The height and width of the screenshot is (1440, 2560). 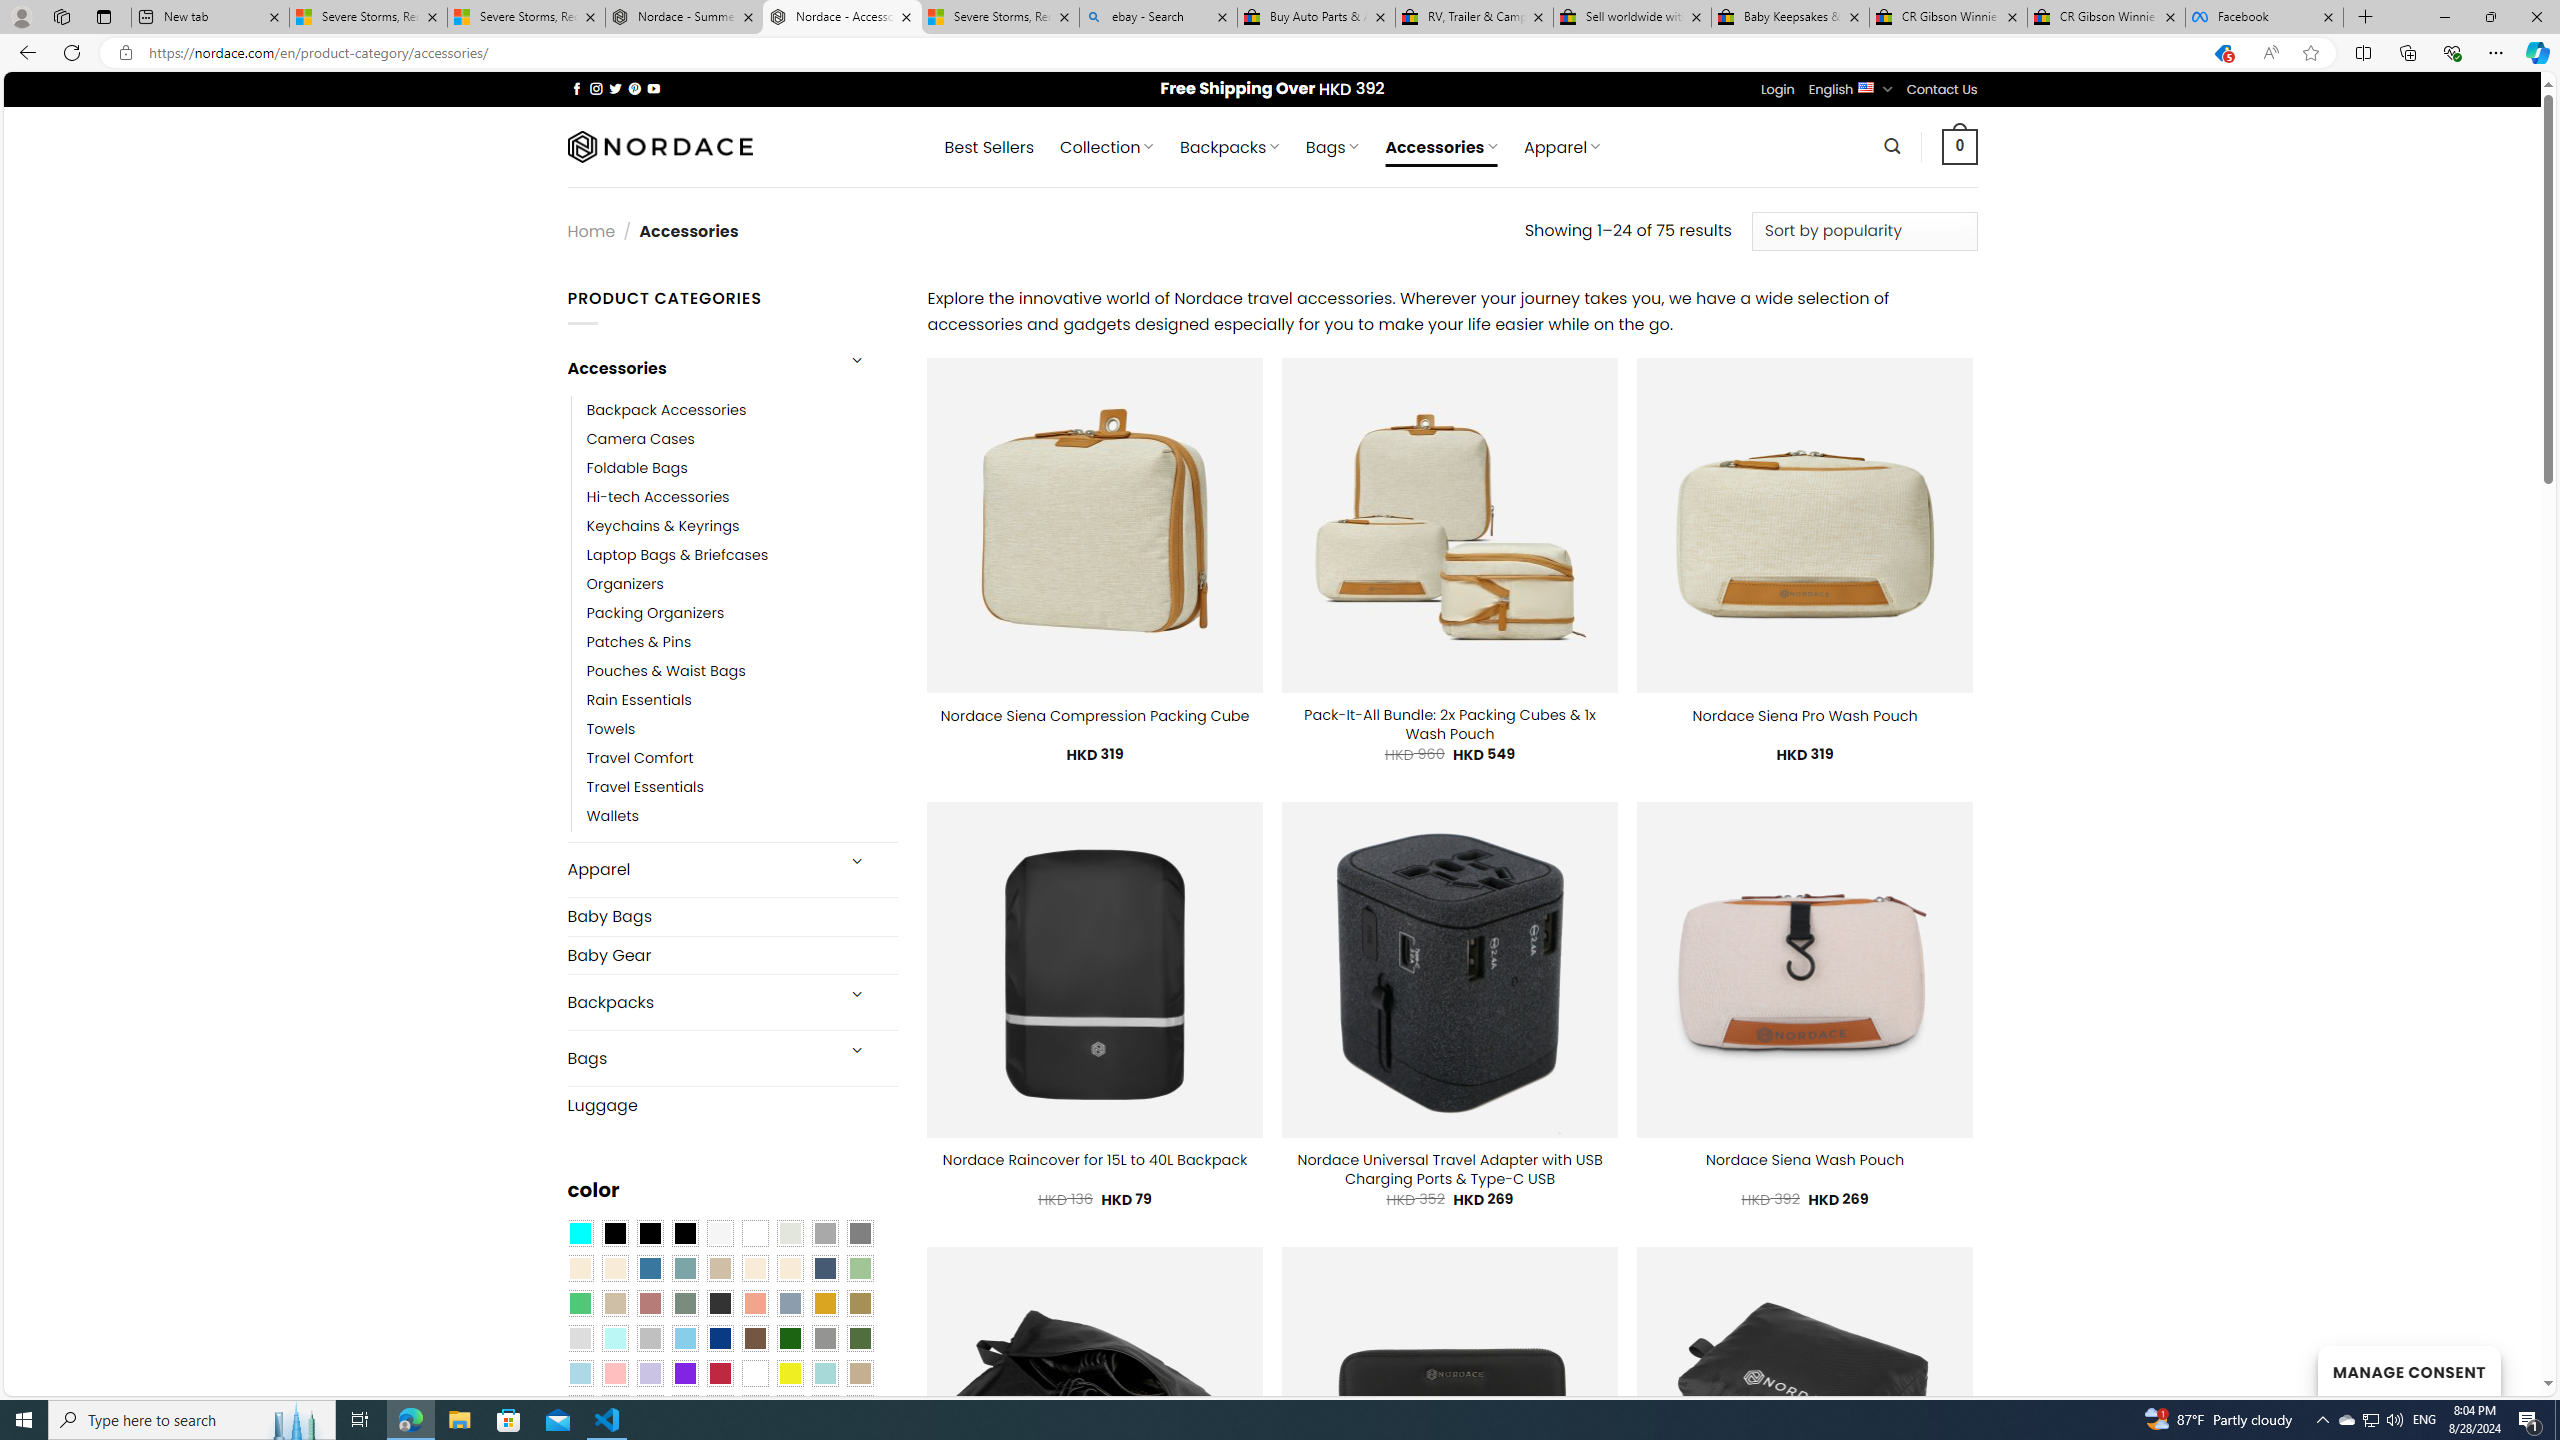 What do you see at coordinates (731, 954) in the screenshot?
I see `'Baby Gear'` at bounding box center [731, 954].